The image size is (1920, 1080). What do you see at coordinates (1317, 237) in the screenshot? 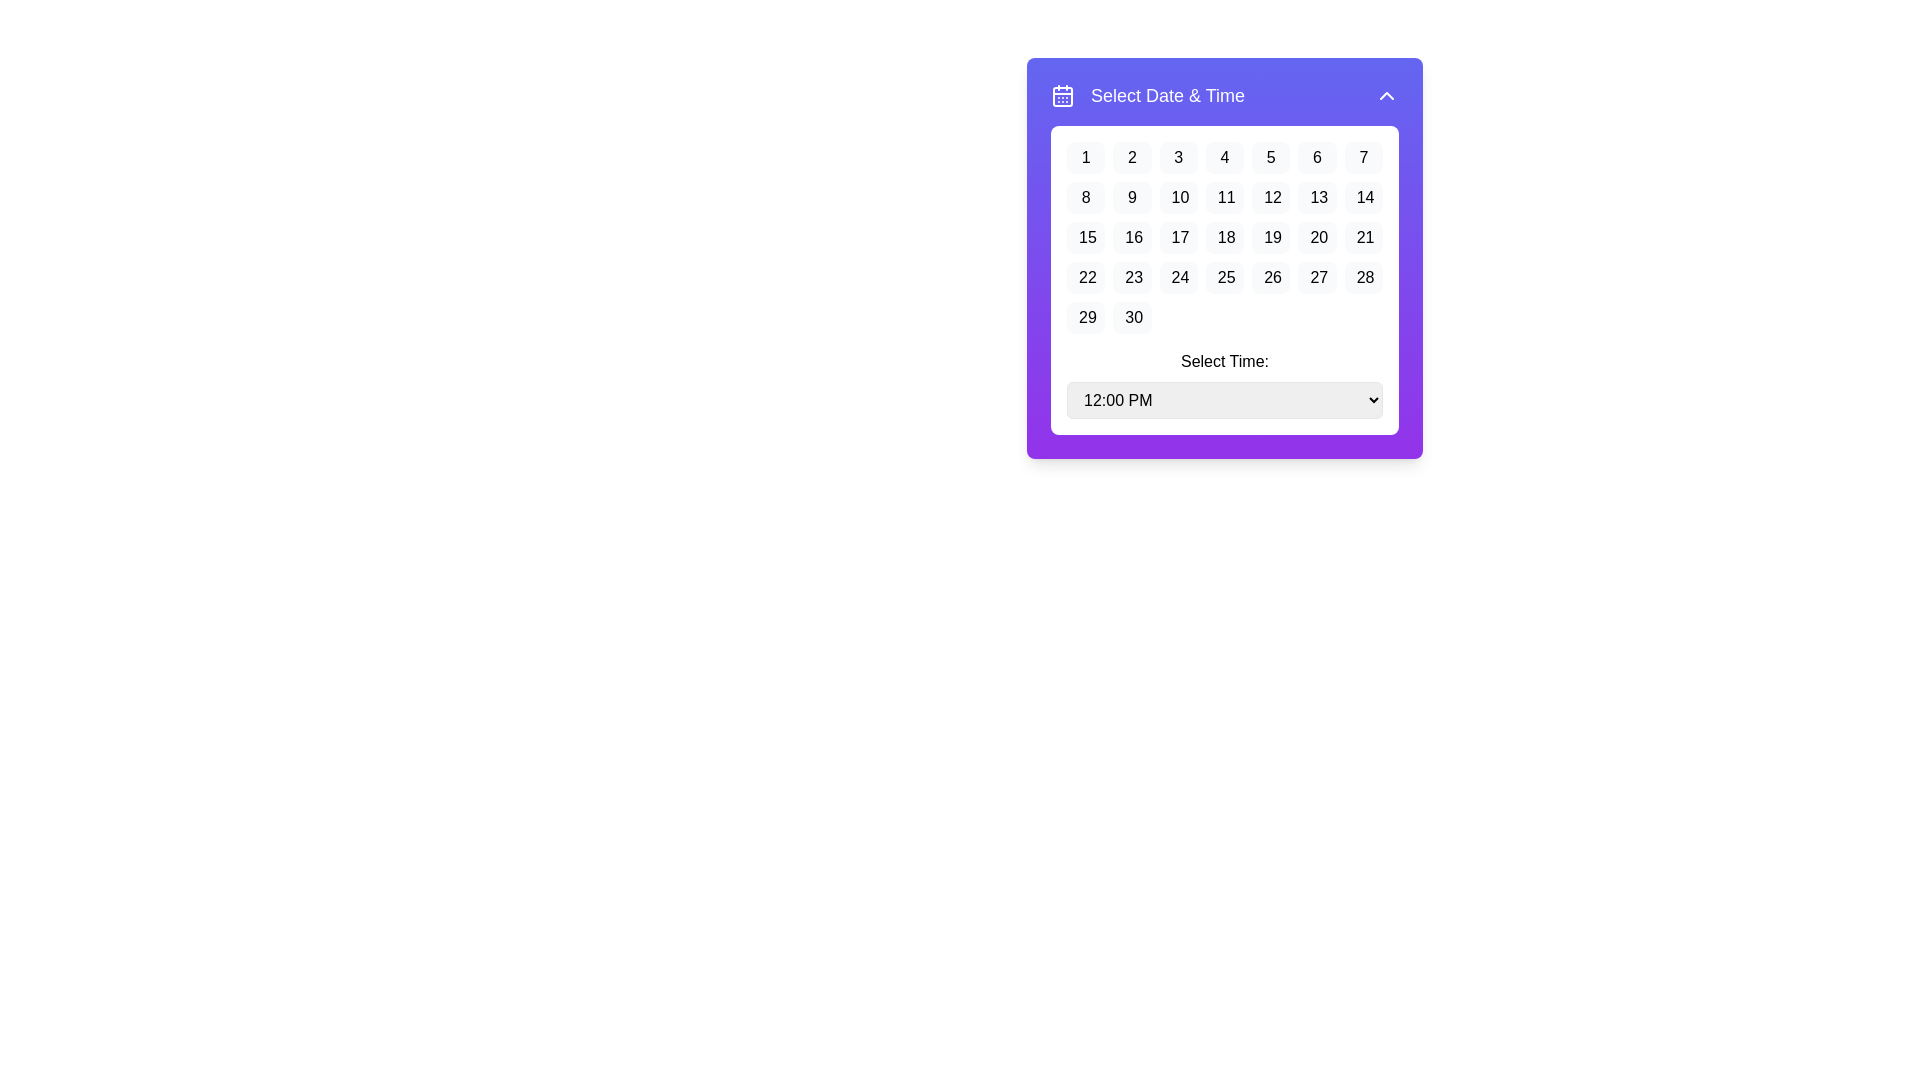
I see `the button displaying the text '20' in the calendar date picker` at bounding box center [1317, 237].